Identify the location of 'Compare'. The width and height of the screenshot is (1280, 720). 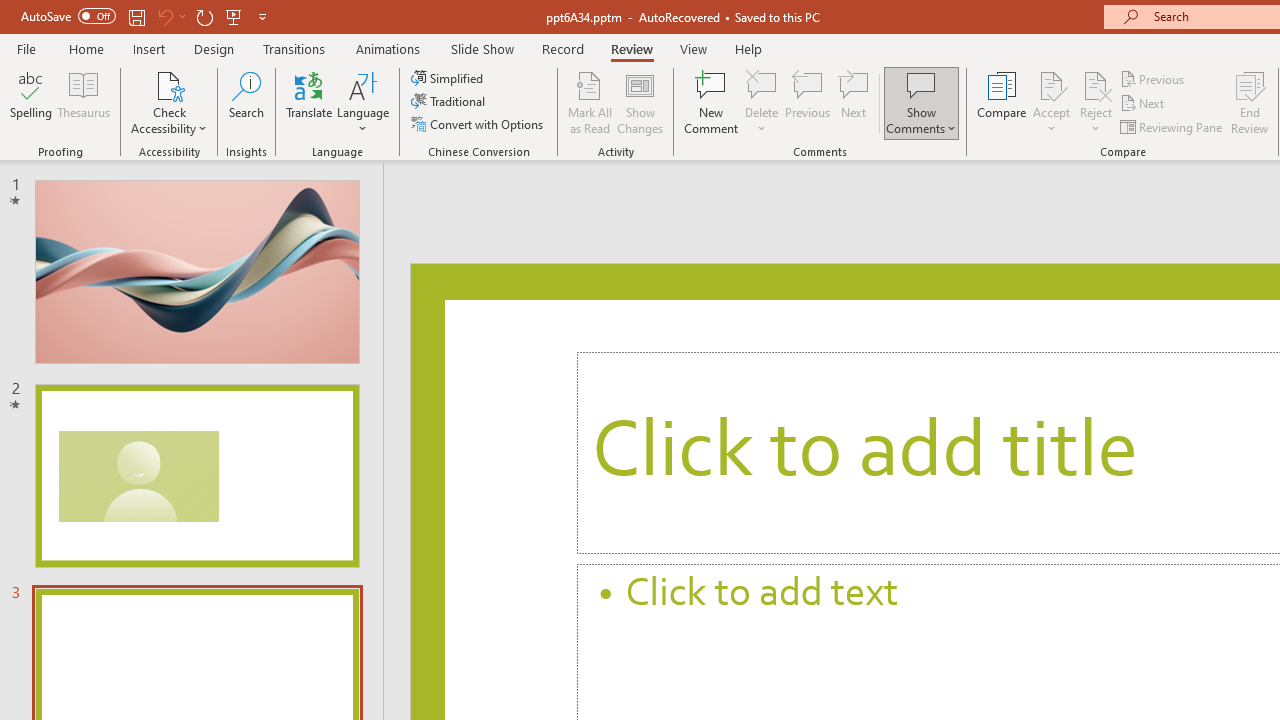
(1002, 103).